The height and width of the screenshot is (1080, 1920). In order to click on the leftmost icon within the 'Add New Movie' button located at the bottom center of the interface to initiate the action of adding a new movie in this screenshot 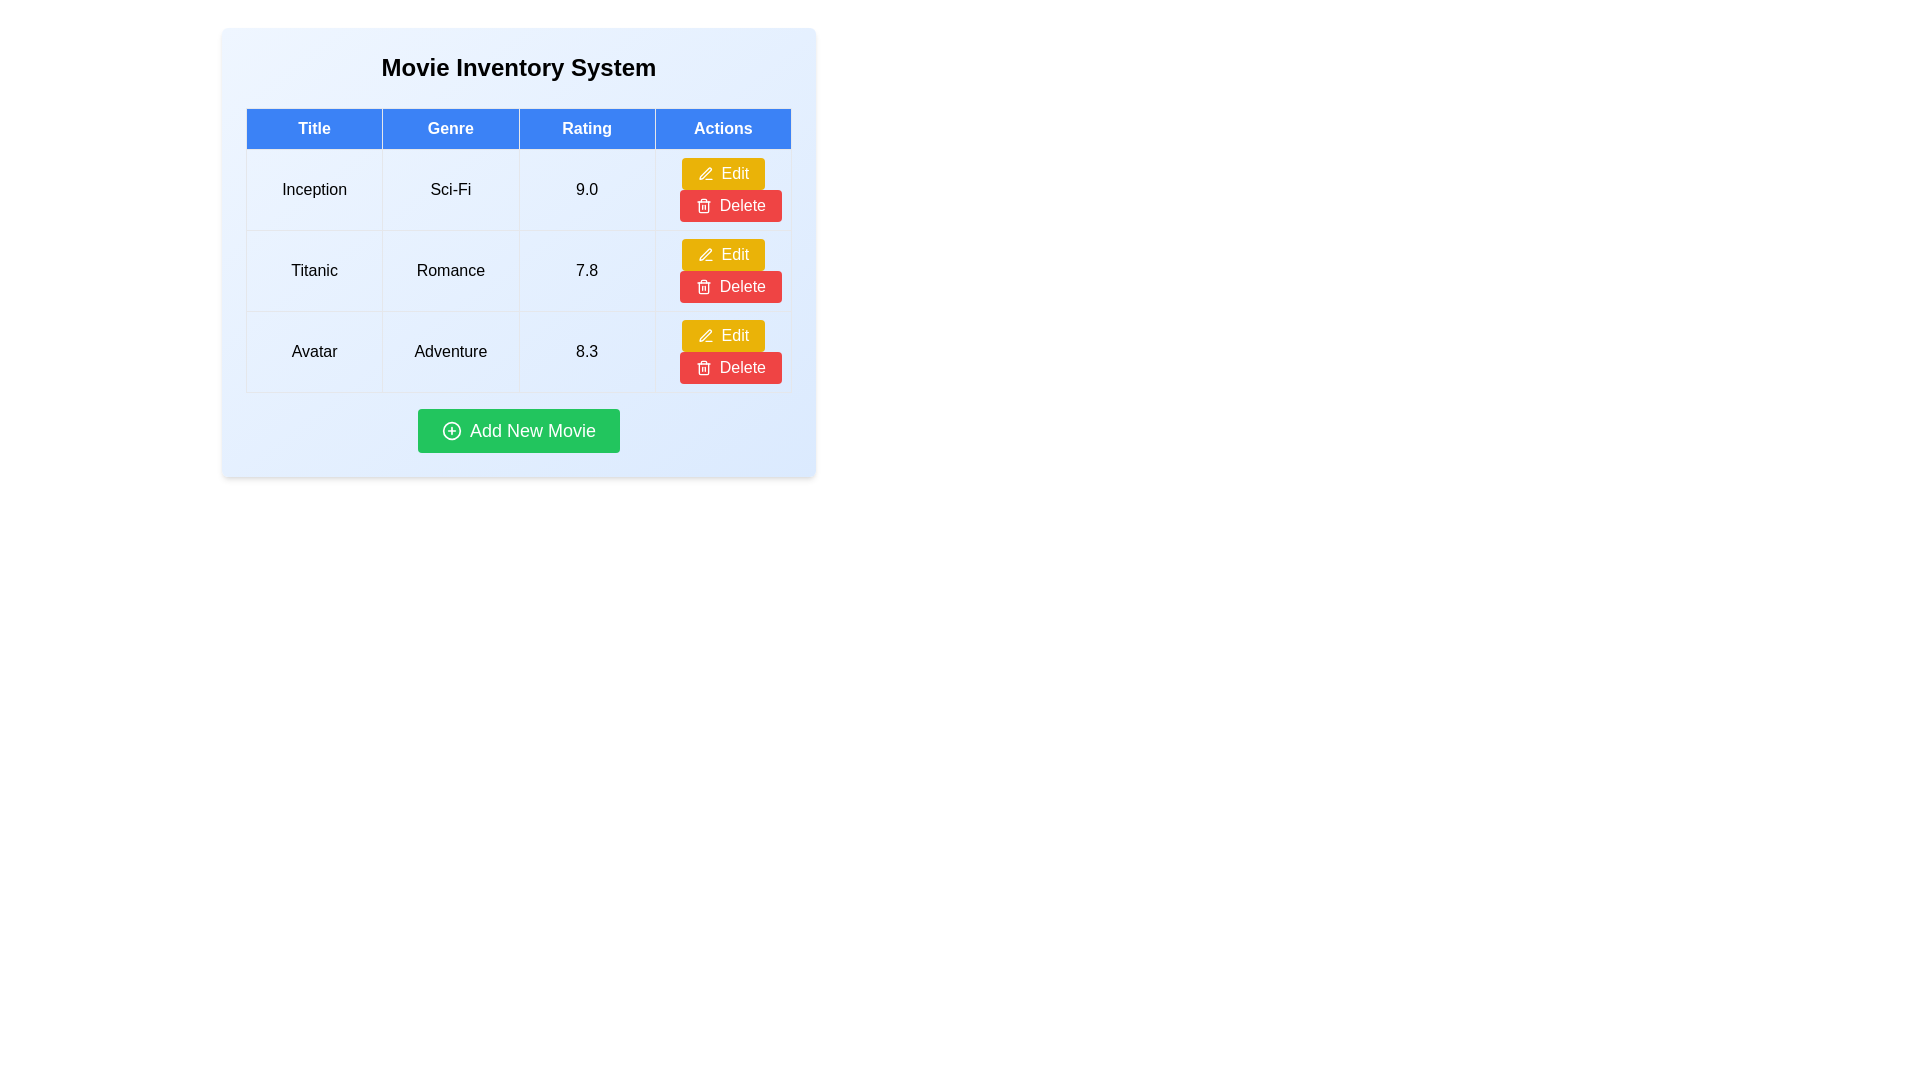, I will do `click(450, 430)`.